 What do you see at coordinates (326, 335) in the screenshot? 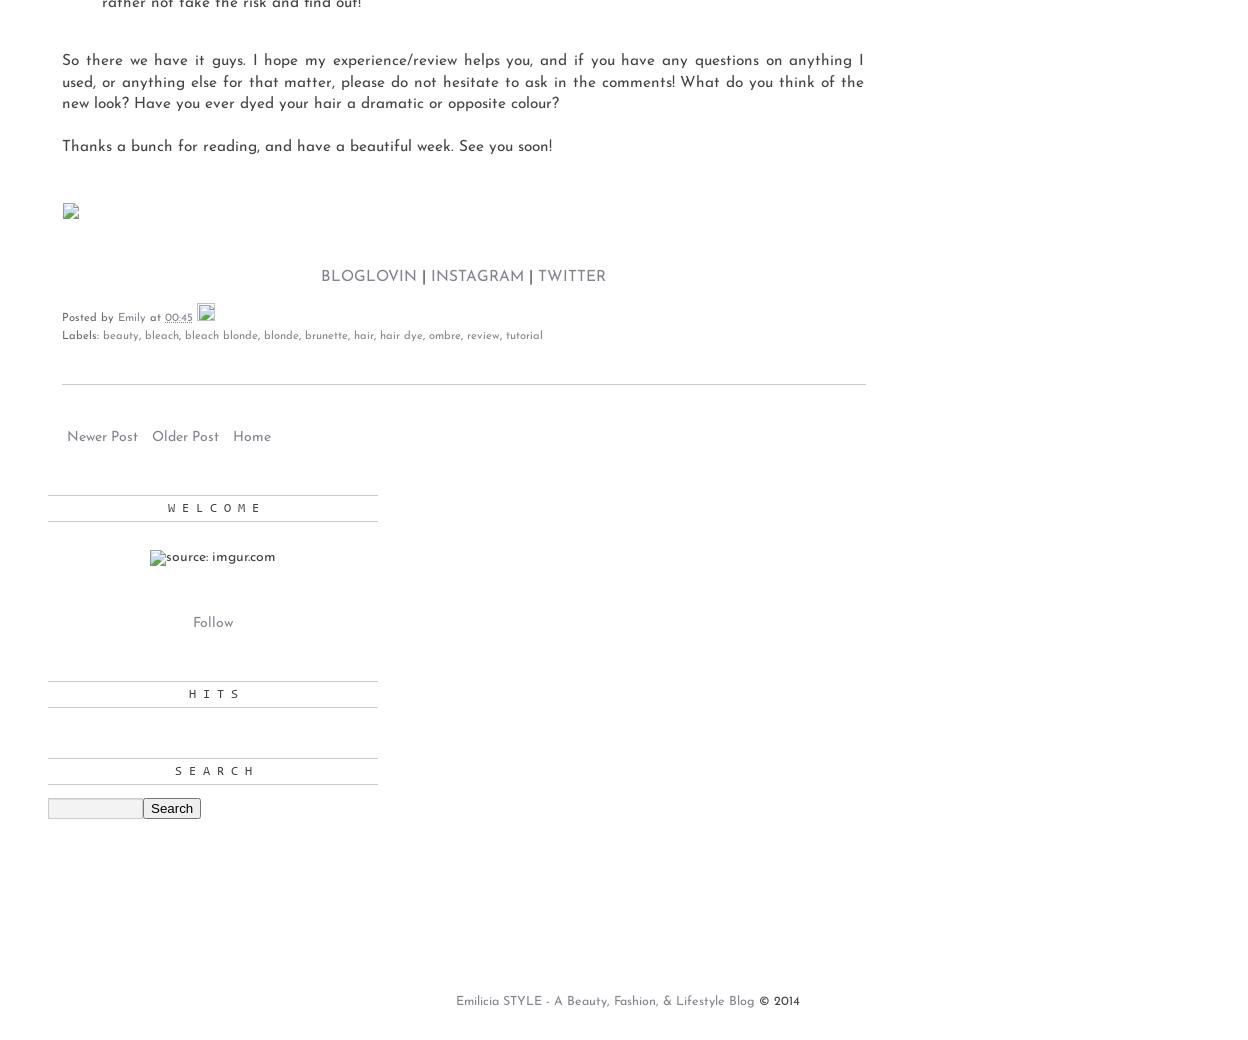
I see `'brunette'` at bounding box center [326, 335].